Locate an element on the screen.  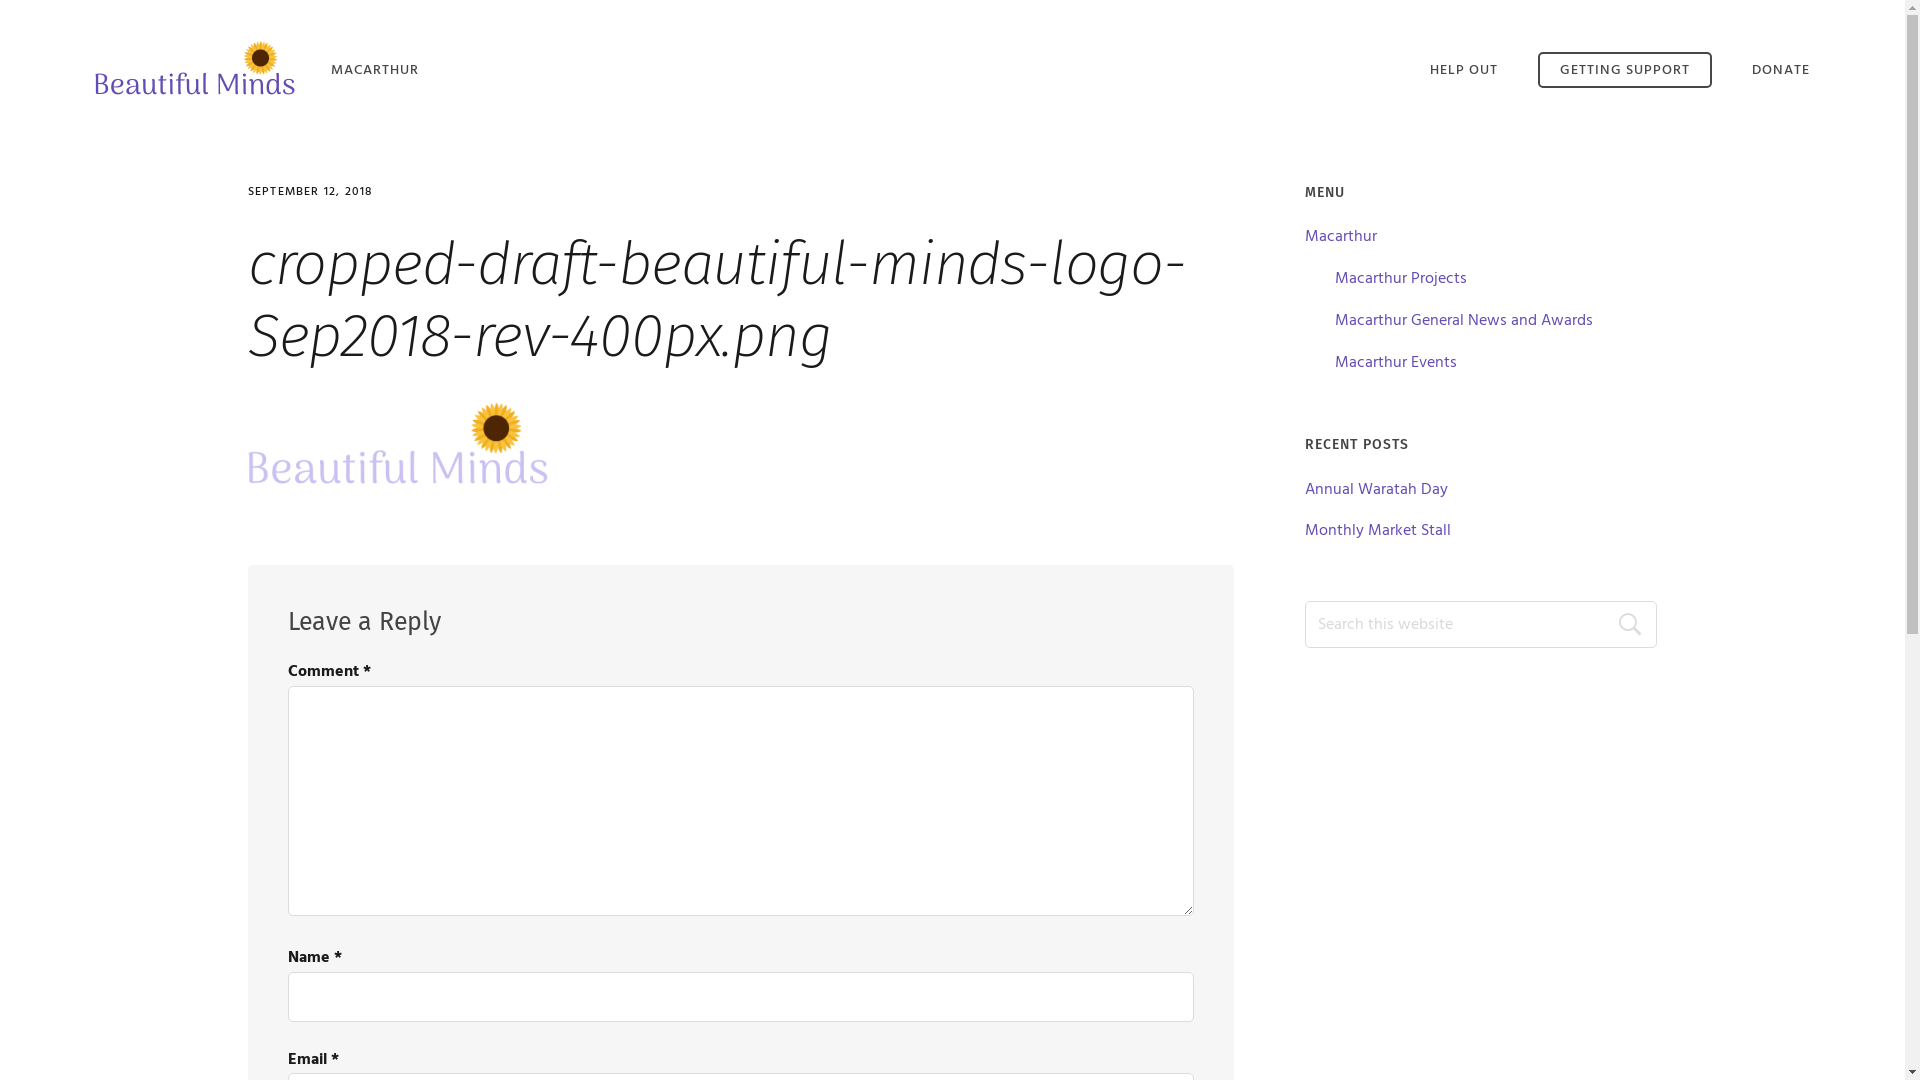
'Beautiful Minds' is located at coordinates (195, 66).